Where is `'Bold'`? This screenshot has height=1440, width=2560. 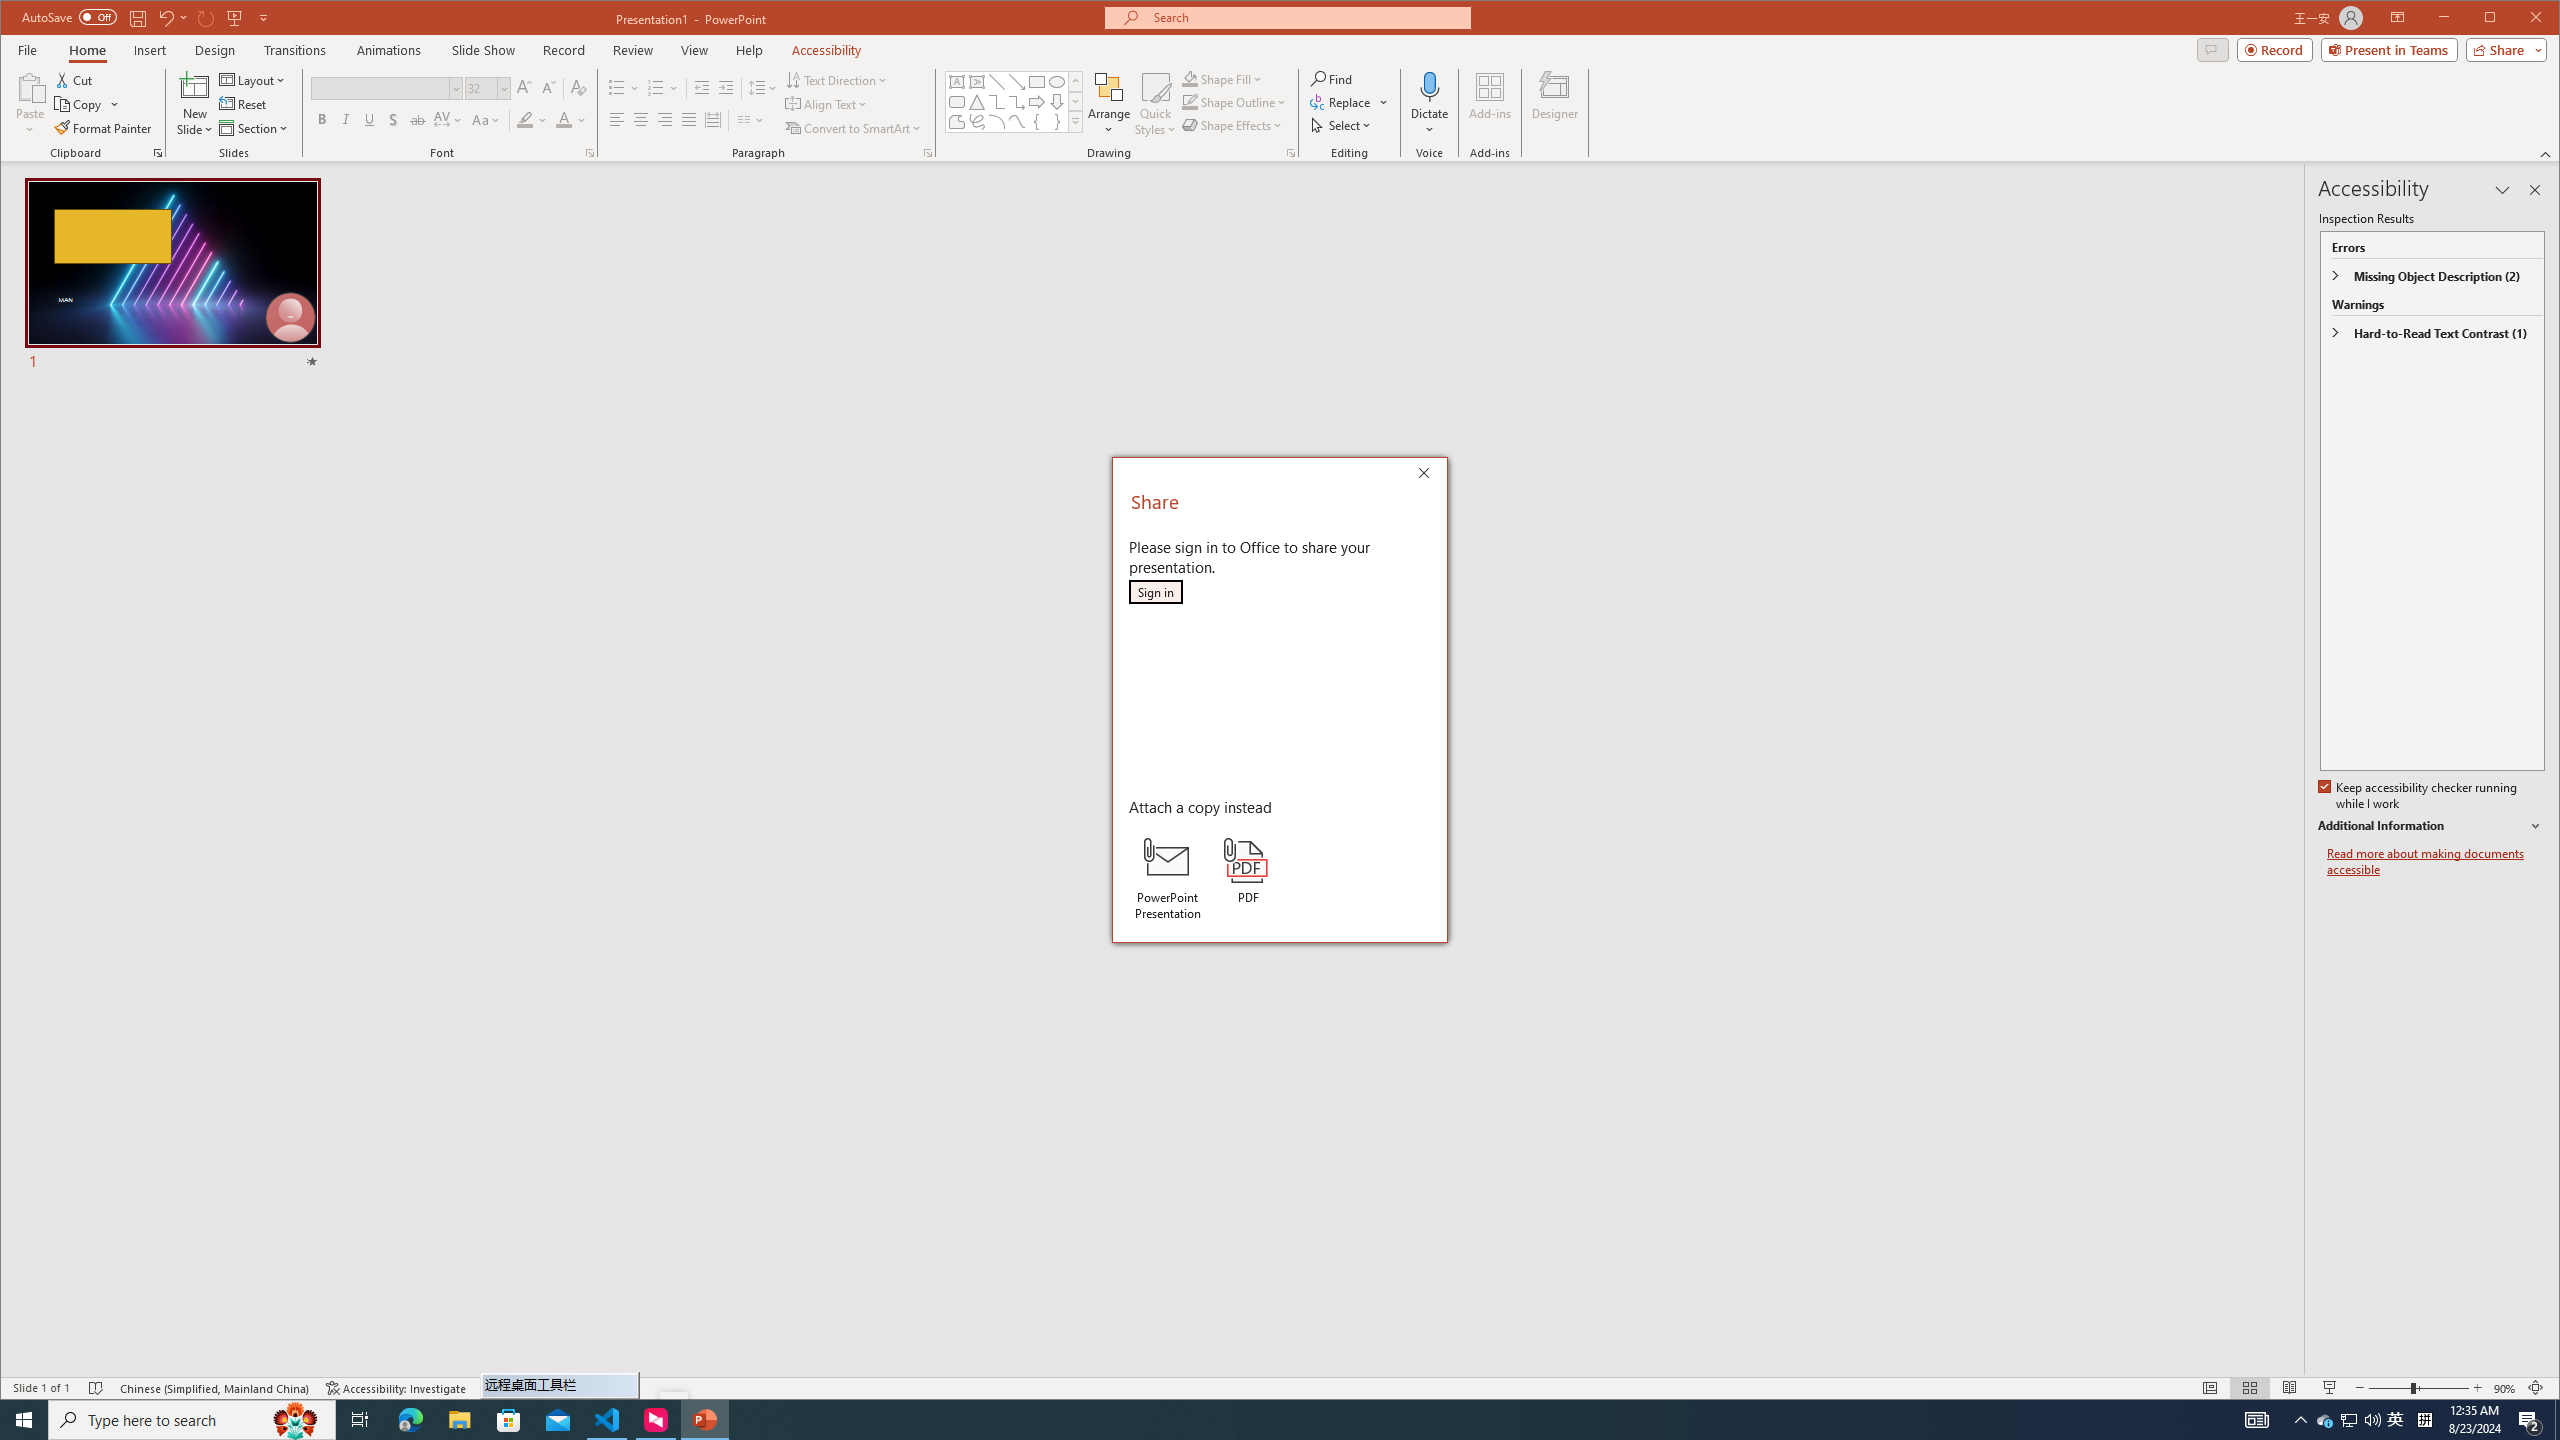 'Bold' is located at coordinates (321, 119).